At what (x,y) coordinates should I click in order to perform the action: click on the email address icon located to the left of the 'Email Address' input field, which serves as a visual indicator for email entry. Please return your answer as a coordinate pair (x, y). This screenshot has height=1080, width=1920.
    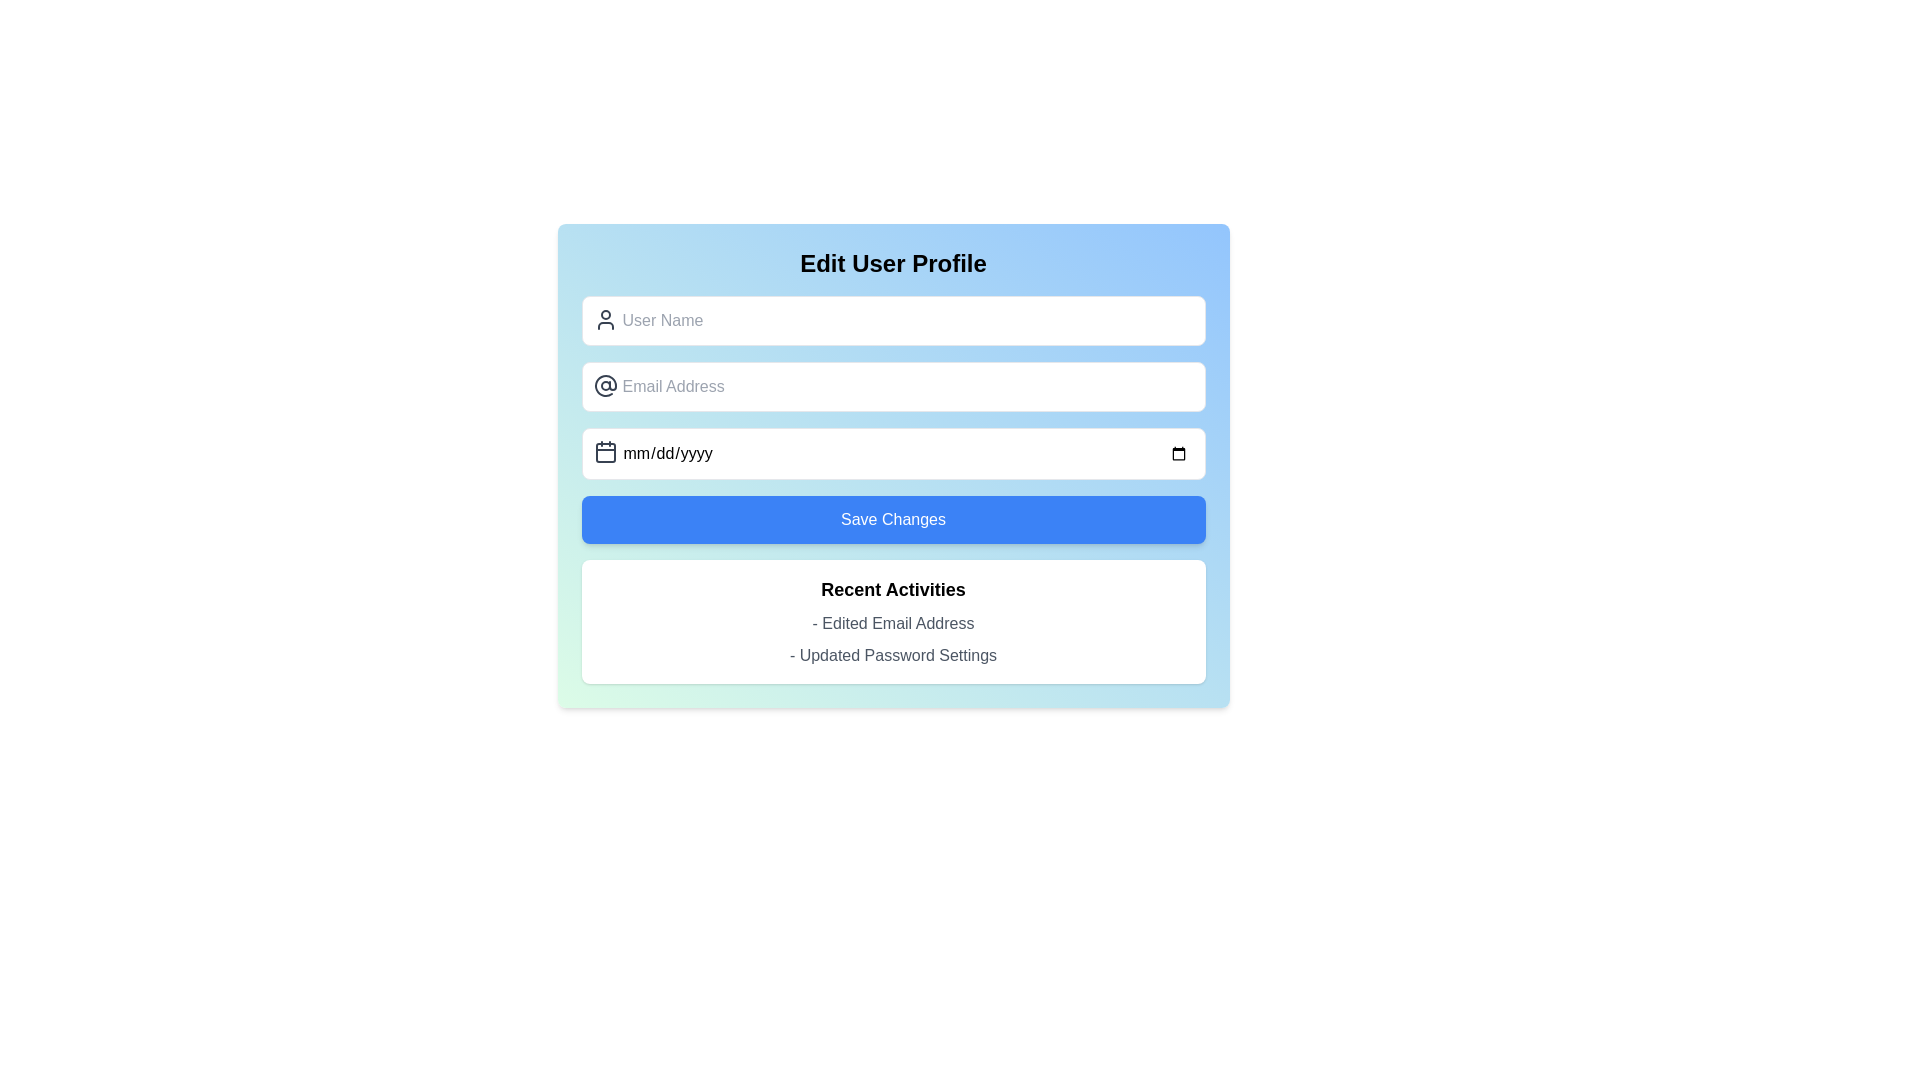
    Looking at the image, I should click on (604, 385).